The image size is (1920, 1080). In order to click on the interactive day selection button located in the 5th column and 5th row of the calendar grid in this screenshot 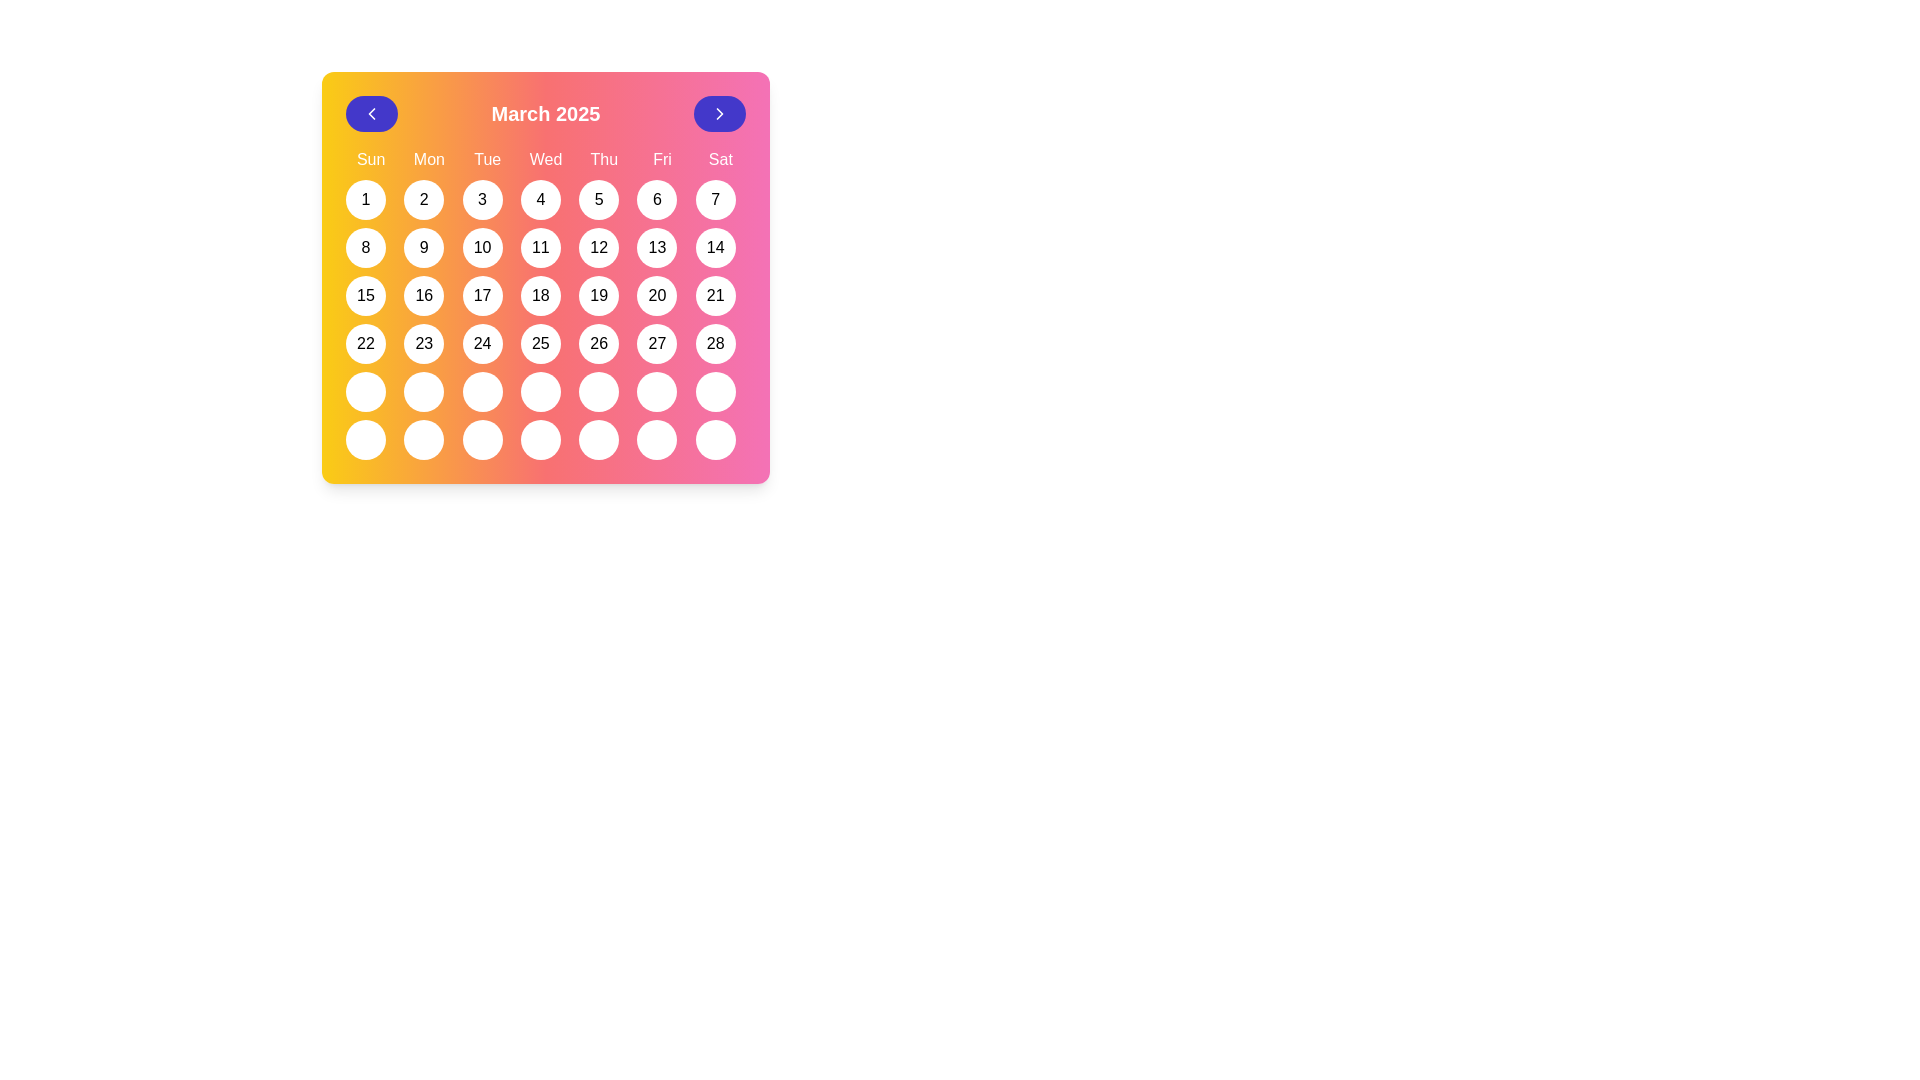, I will do `click(598, 392)`.